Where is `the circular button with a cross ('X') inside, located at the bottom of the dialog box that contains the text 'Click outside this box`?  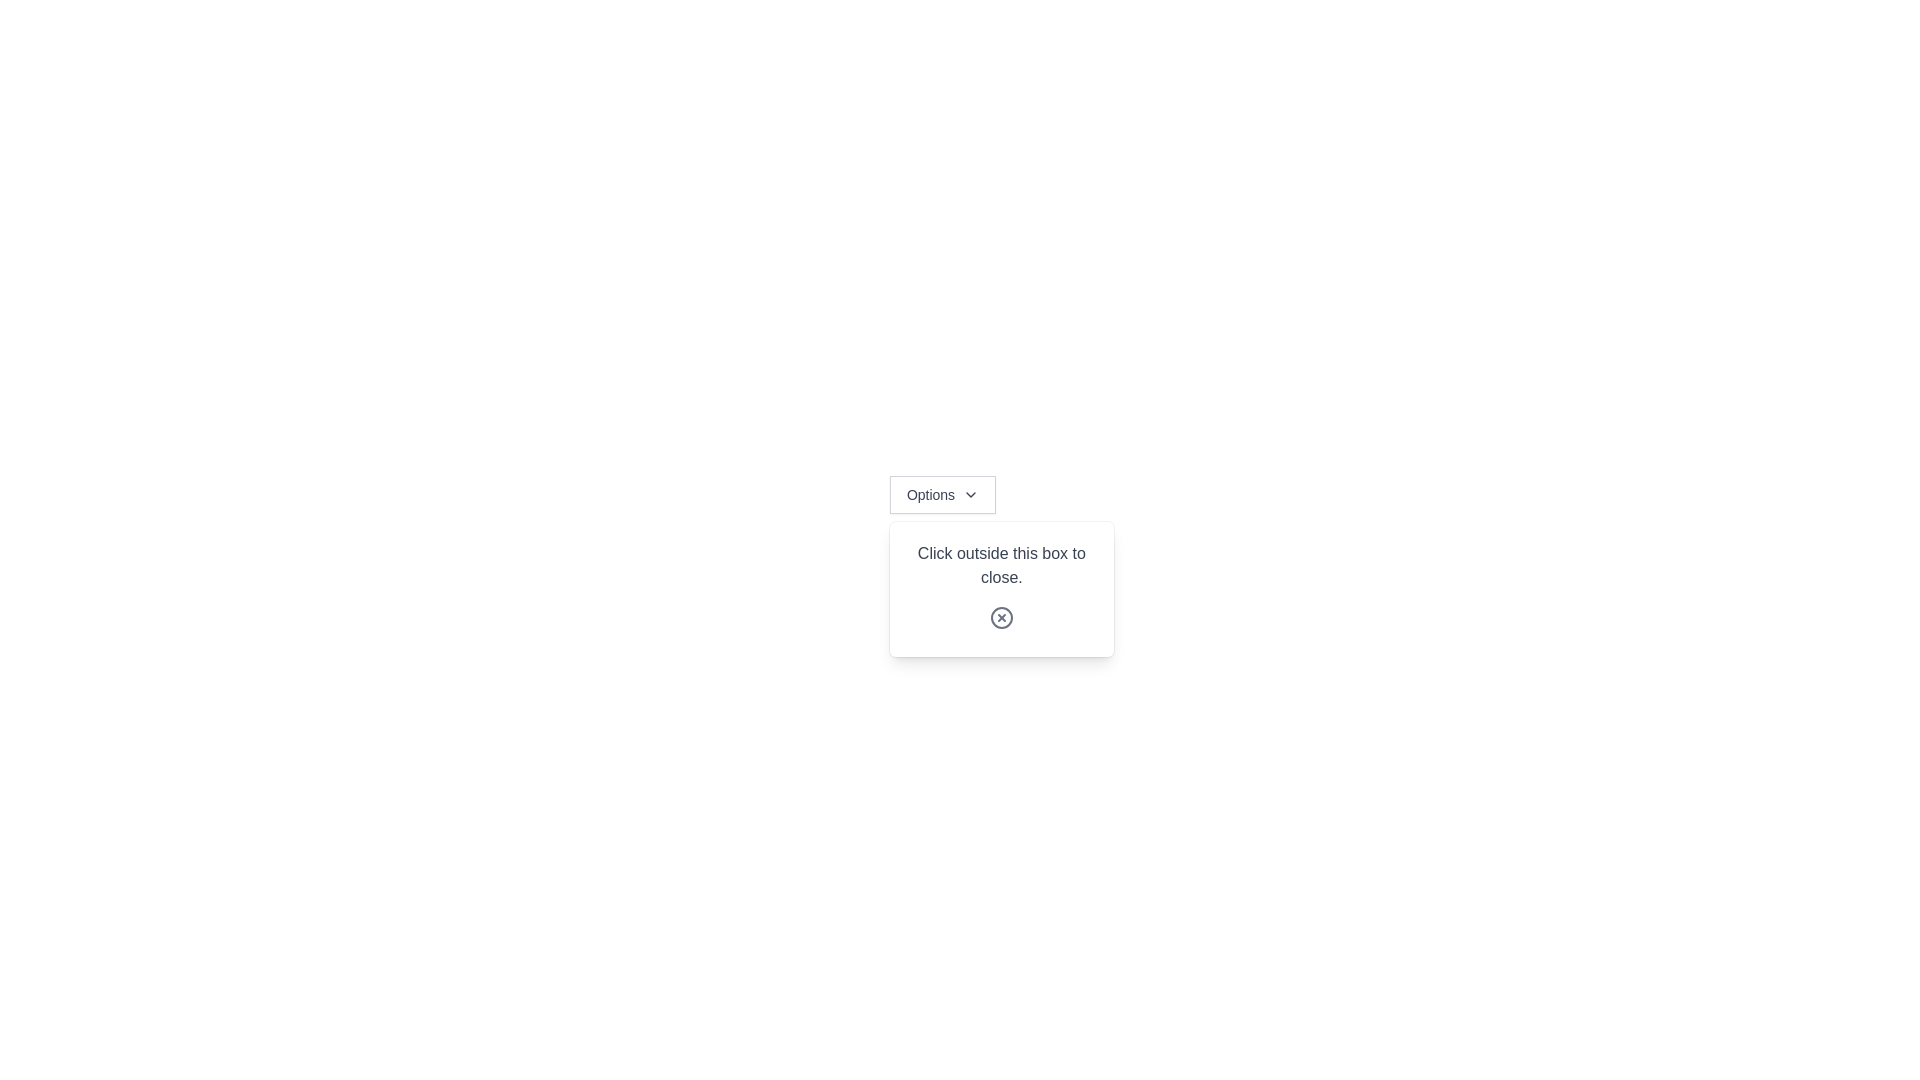
the circular button with a cross ('X') inside, located at the bottom of the dialog box that contains the text 'Click outside this box is located at coordinates (1001, 616).